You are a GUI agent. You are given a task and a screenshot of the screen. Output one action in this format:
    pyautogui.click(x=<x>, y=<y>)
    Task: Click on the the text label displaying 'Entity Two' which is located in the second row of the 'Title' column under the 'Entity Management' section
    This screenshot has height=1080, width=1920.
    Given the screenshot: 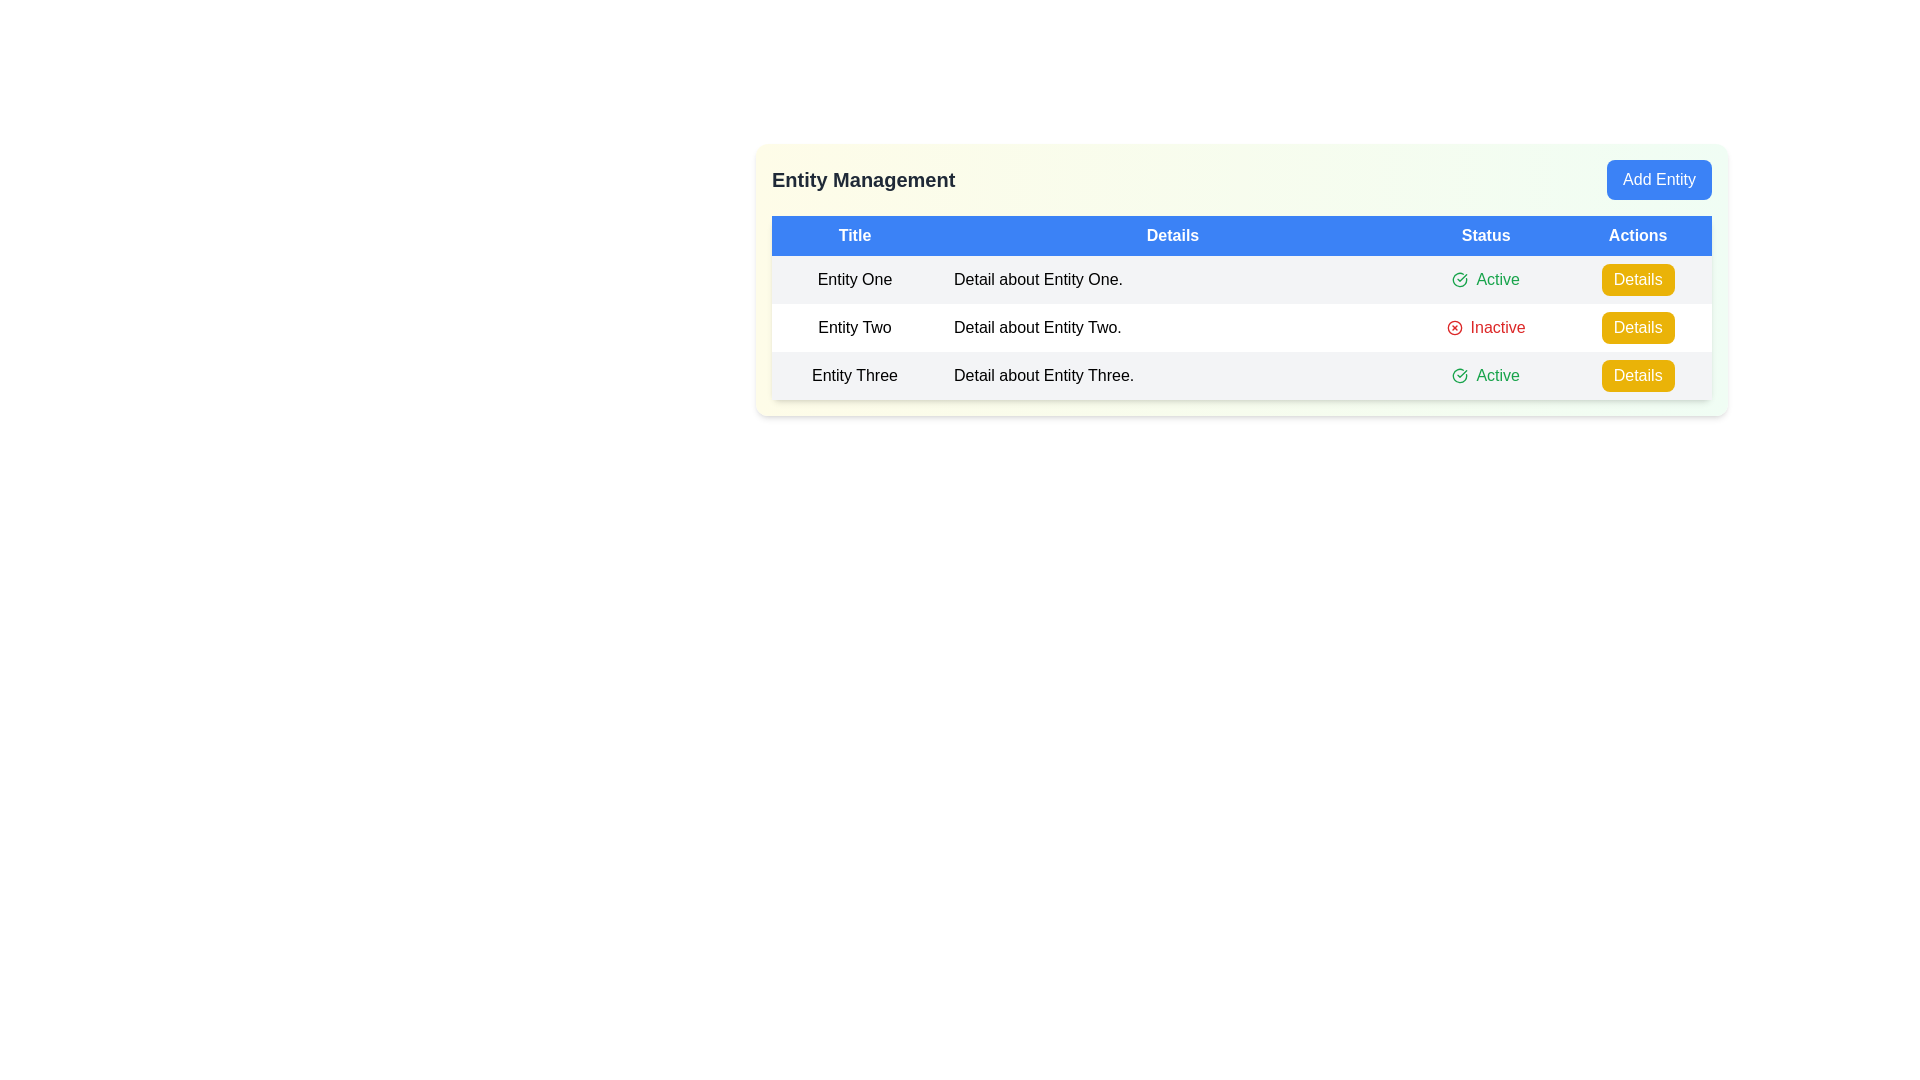 What is the action you would take?
    pyautogui.click(x=854, y=326)
    